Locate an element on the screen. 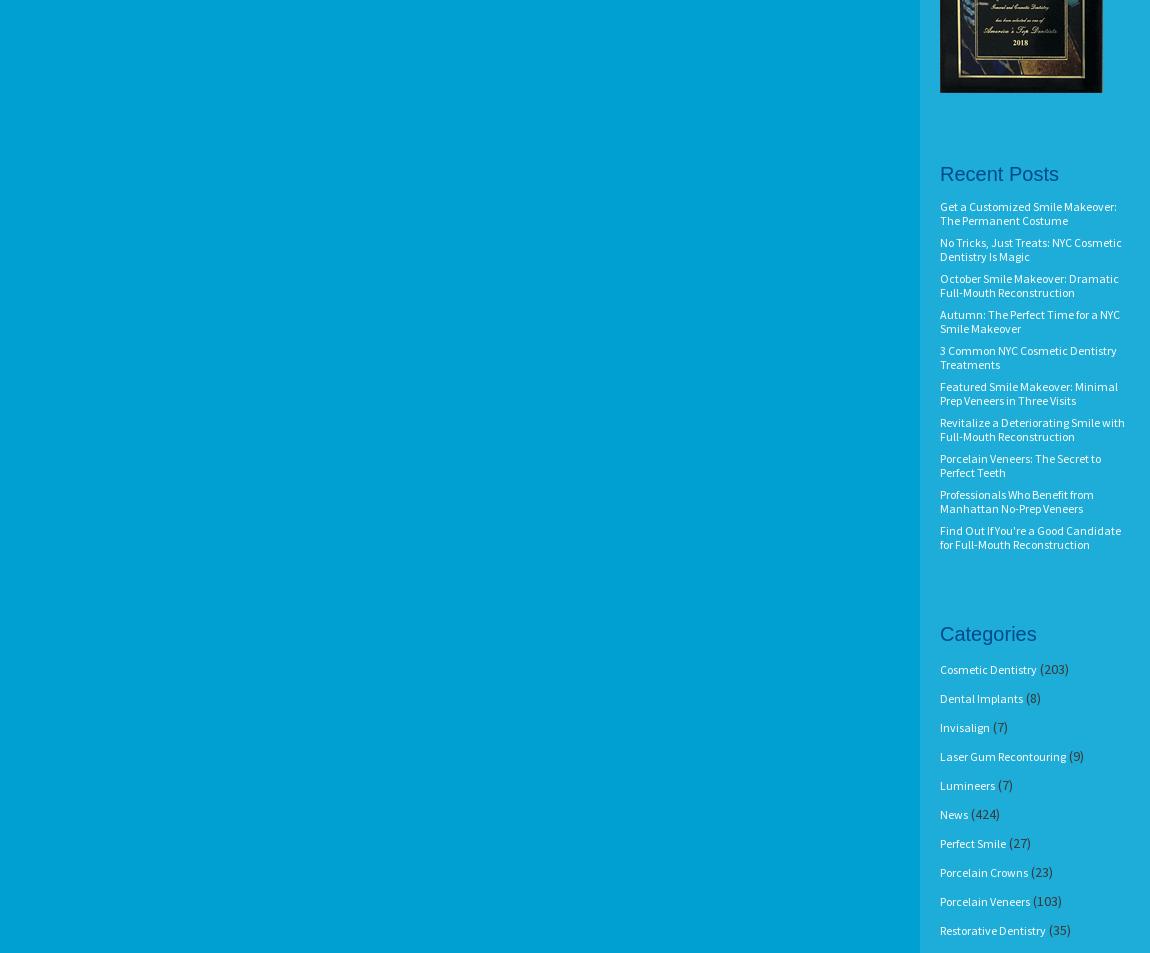  'Professionals Who Benefit from Manhattan No-Prep Veneers' is located at coordinates (1016, 501).